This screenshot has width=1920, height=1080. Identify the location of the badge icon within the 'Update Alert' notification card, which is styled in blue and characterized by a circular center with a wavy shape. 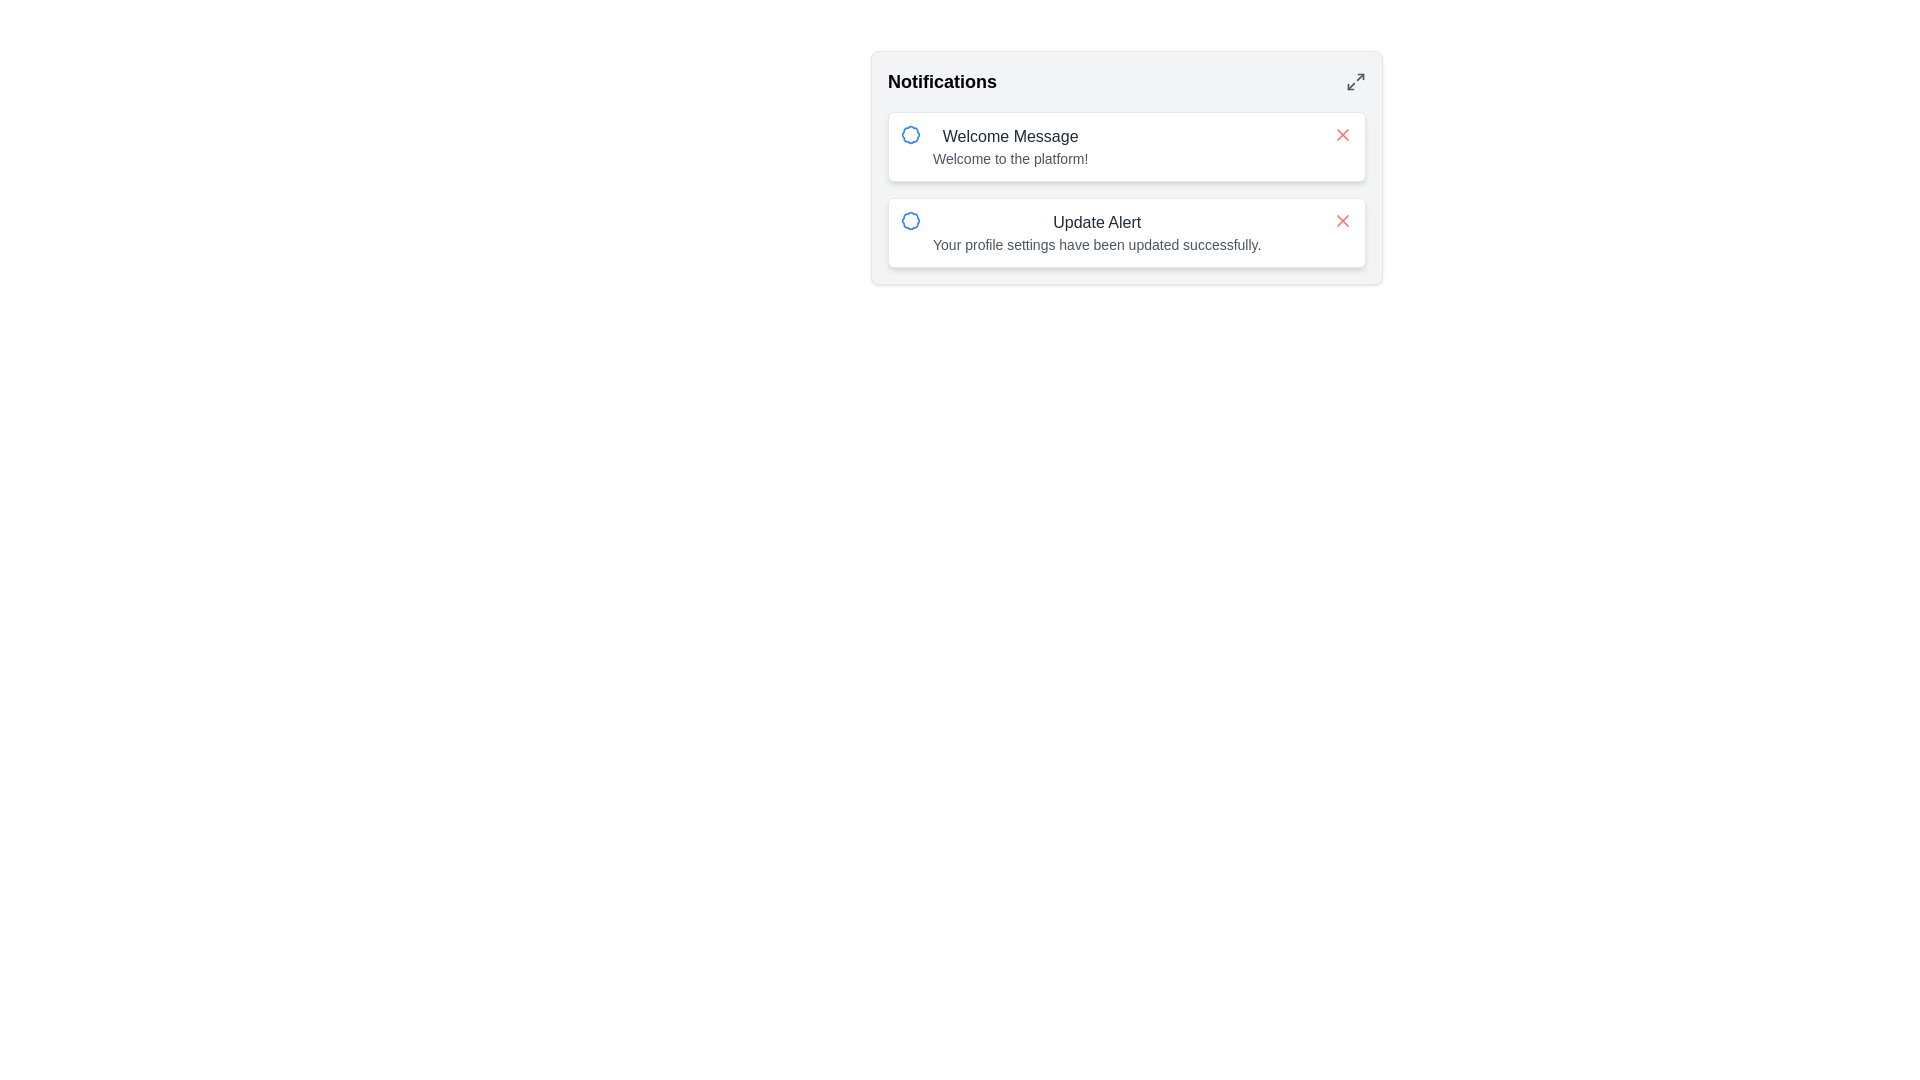
(910, 220).